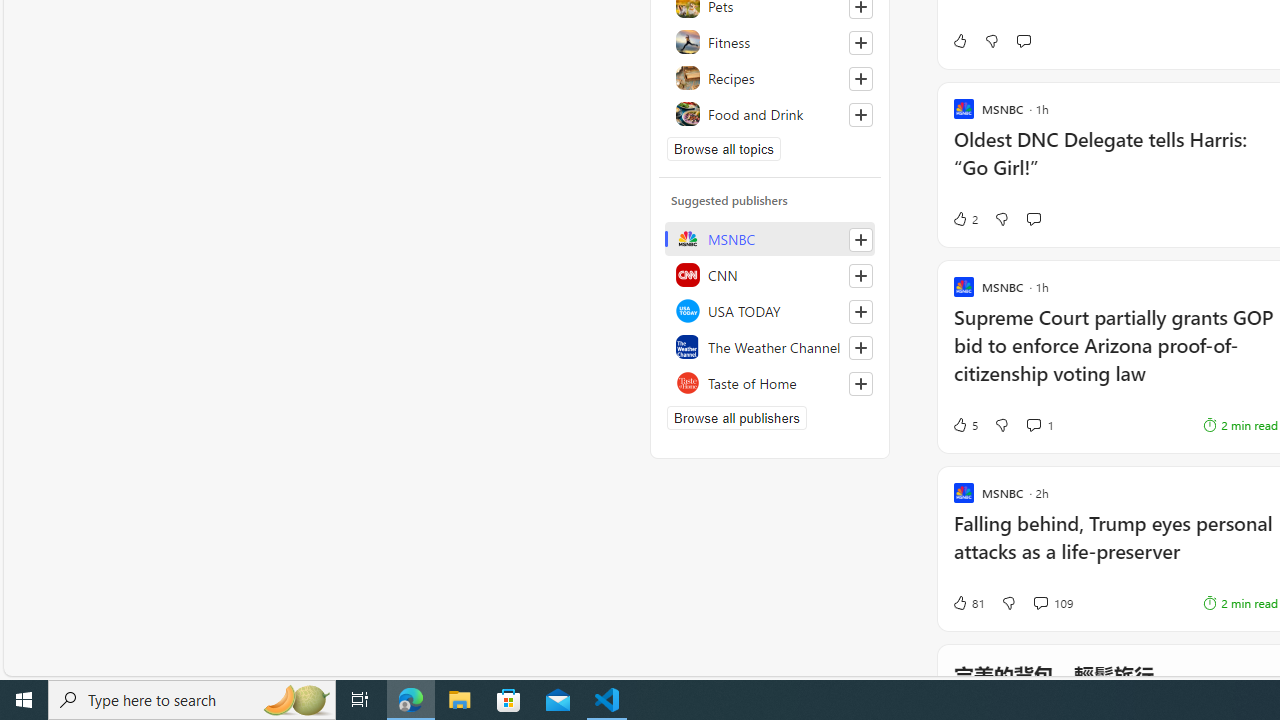  What do you see at coordinates (968, 602) in the screenshot?
I see `'81 Like'` at bounding box center [968, 602].